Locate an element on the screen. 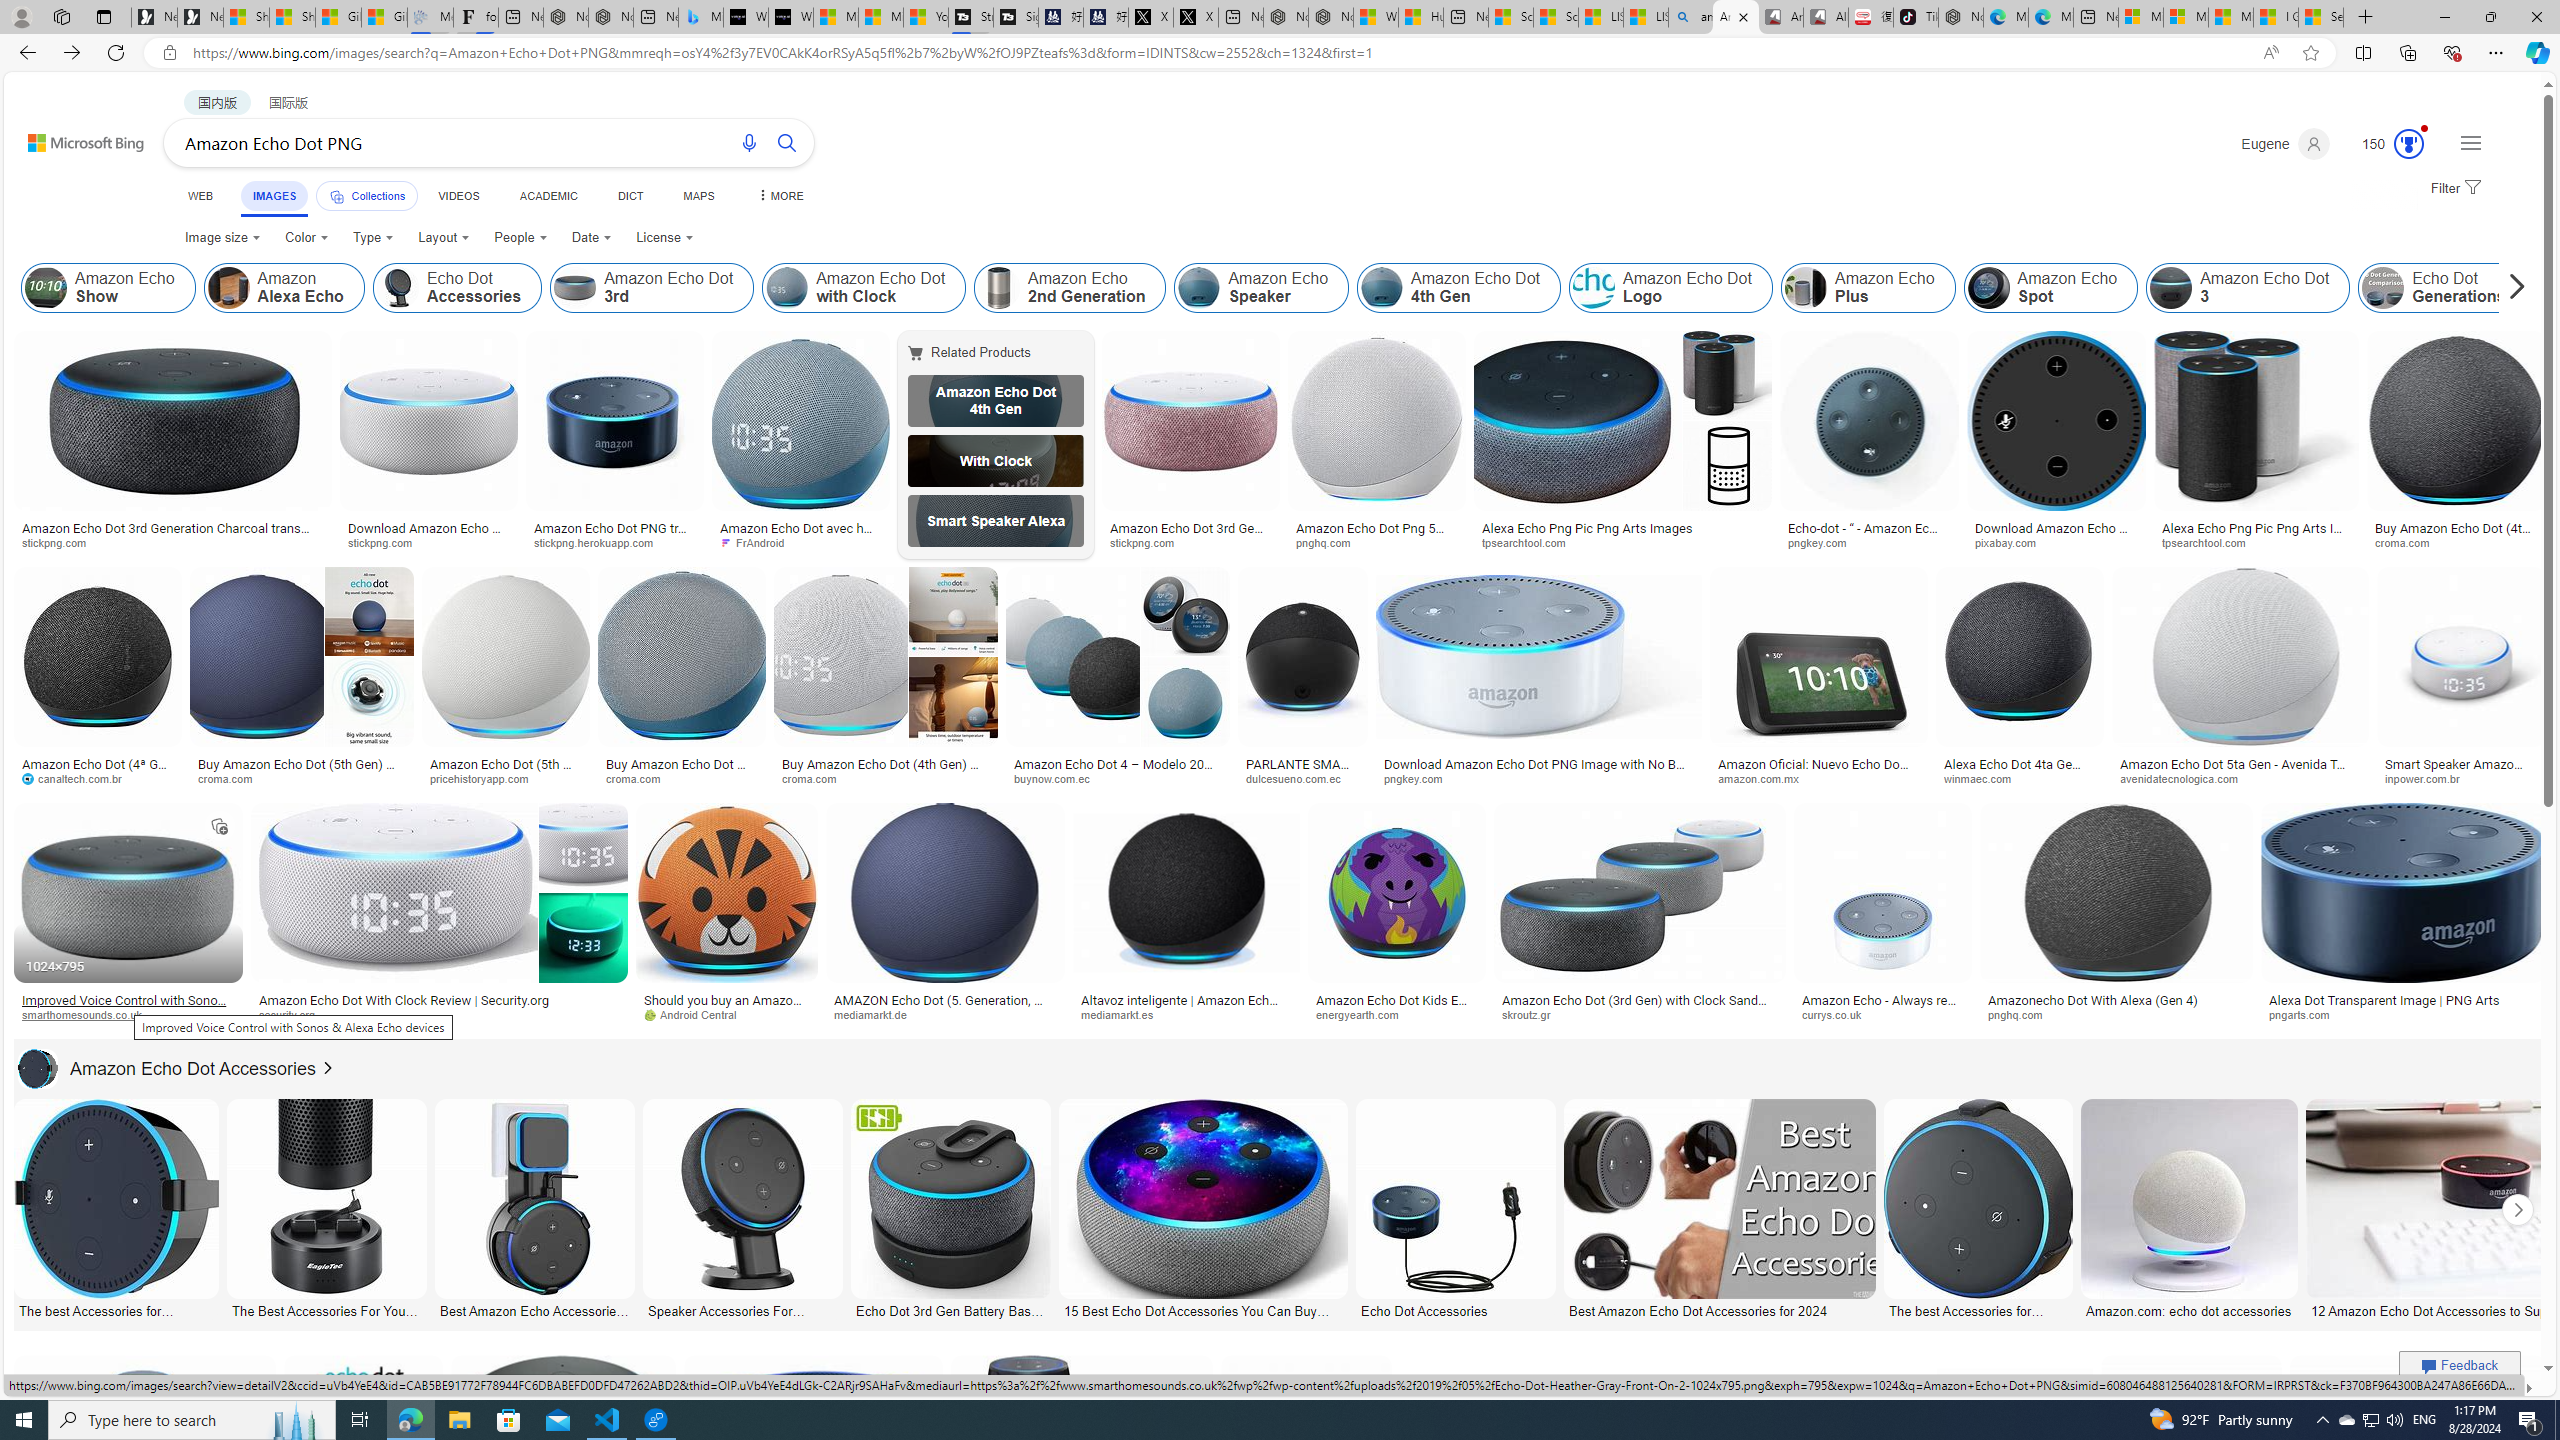 This screenshot has width=2560, height=1440. 'Alexa Echo Png Pic Png Arts Images' is located at coordinates (1622, 526).